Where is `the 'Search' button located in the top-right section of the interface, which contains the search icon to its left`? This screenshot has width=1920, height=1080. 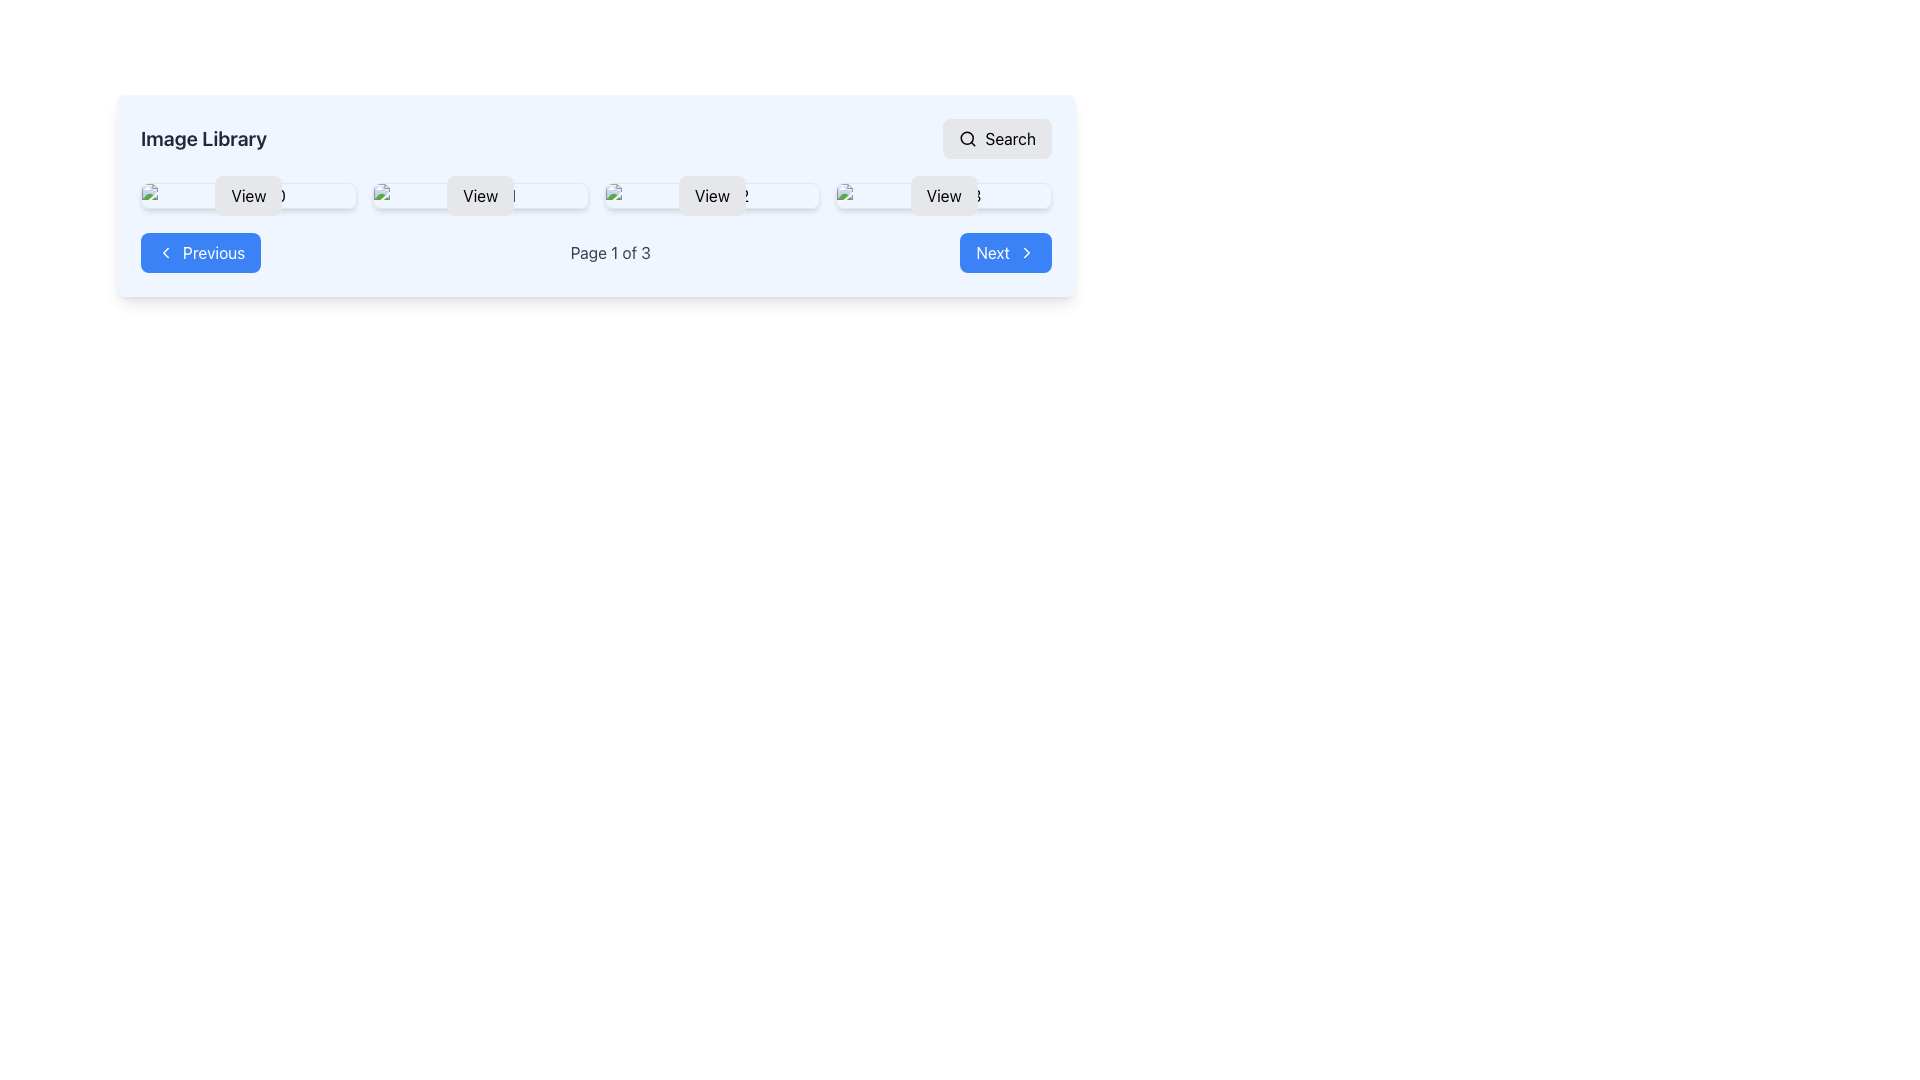 the 'Search' button located in the top-right section of the interface, which contains the search icon to its left is located at coordinates (968, 137).